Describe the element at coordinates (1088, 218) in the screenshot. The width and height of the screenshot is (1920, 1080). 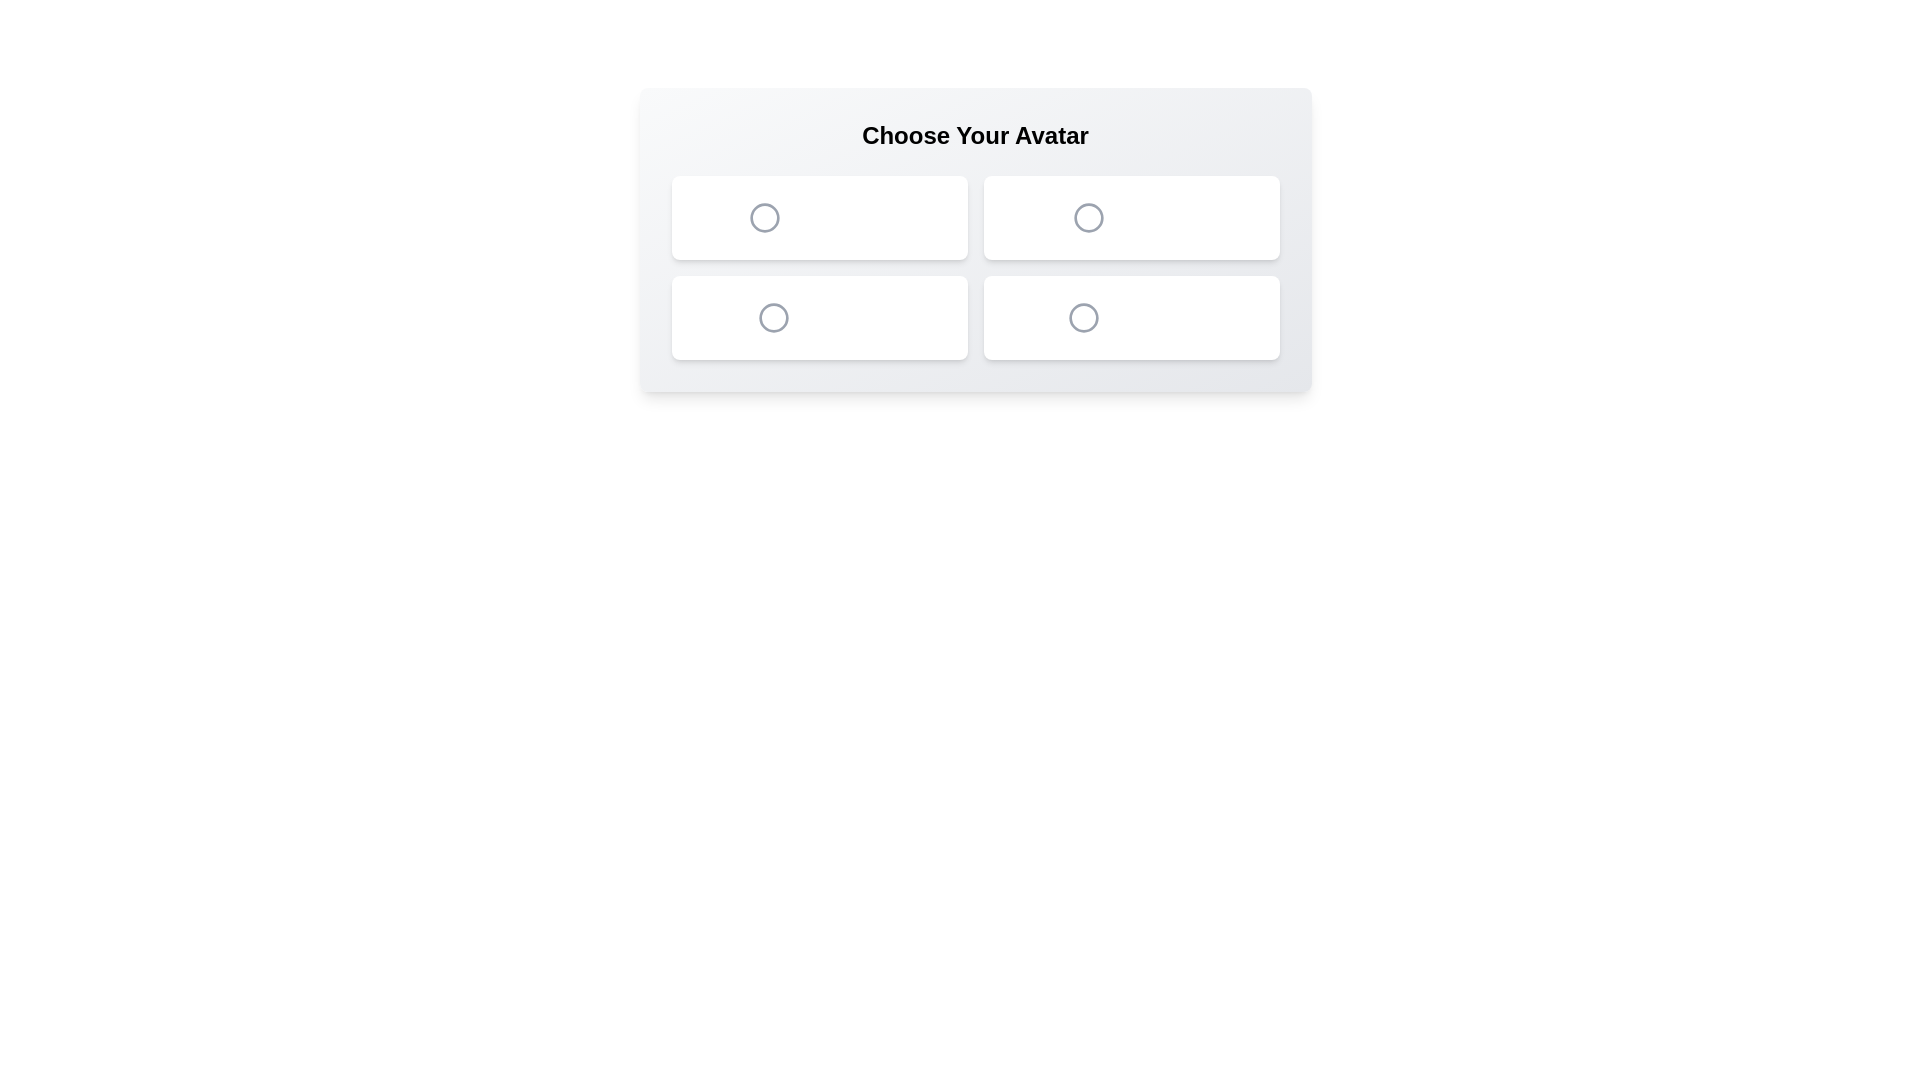
I see `the status of the icon located next to the 'Explorer' button, which serves as a visual indicator for selection or action` at that location.